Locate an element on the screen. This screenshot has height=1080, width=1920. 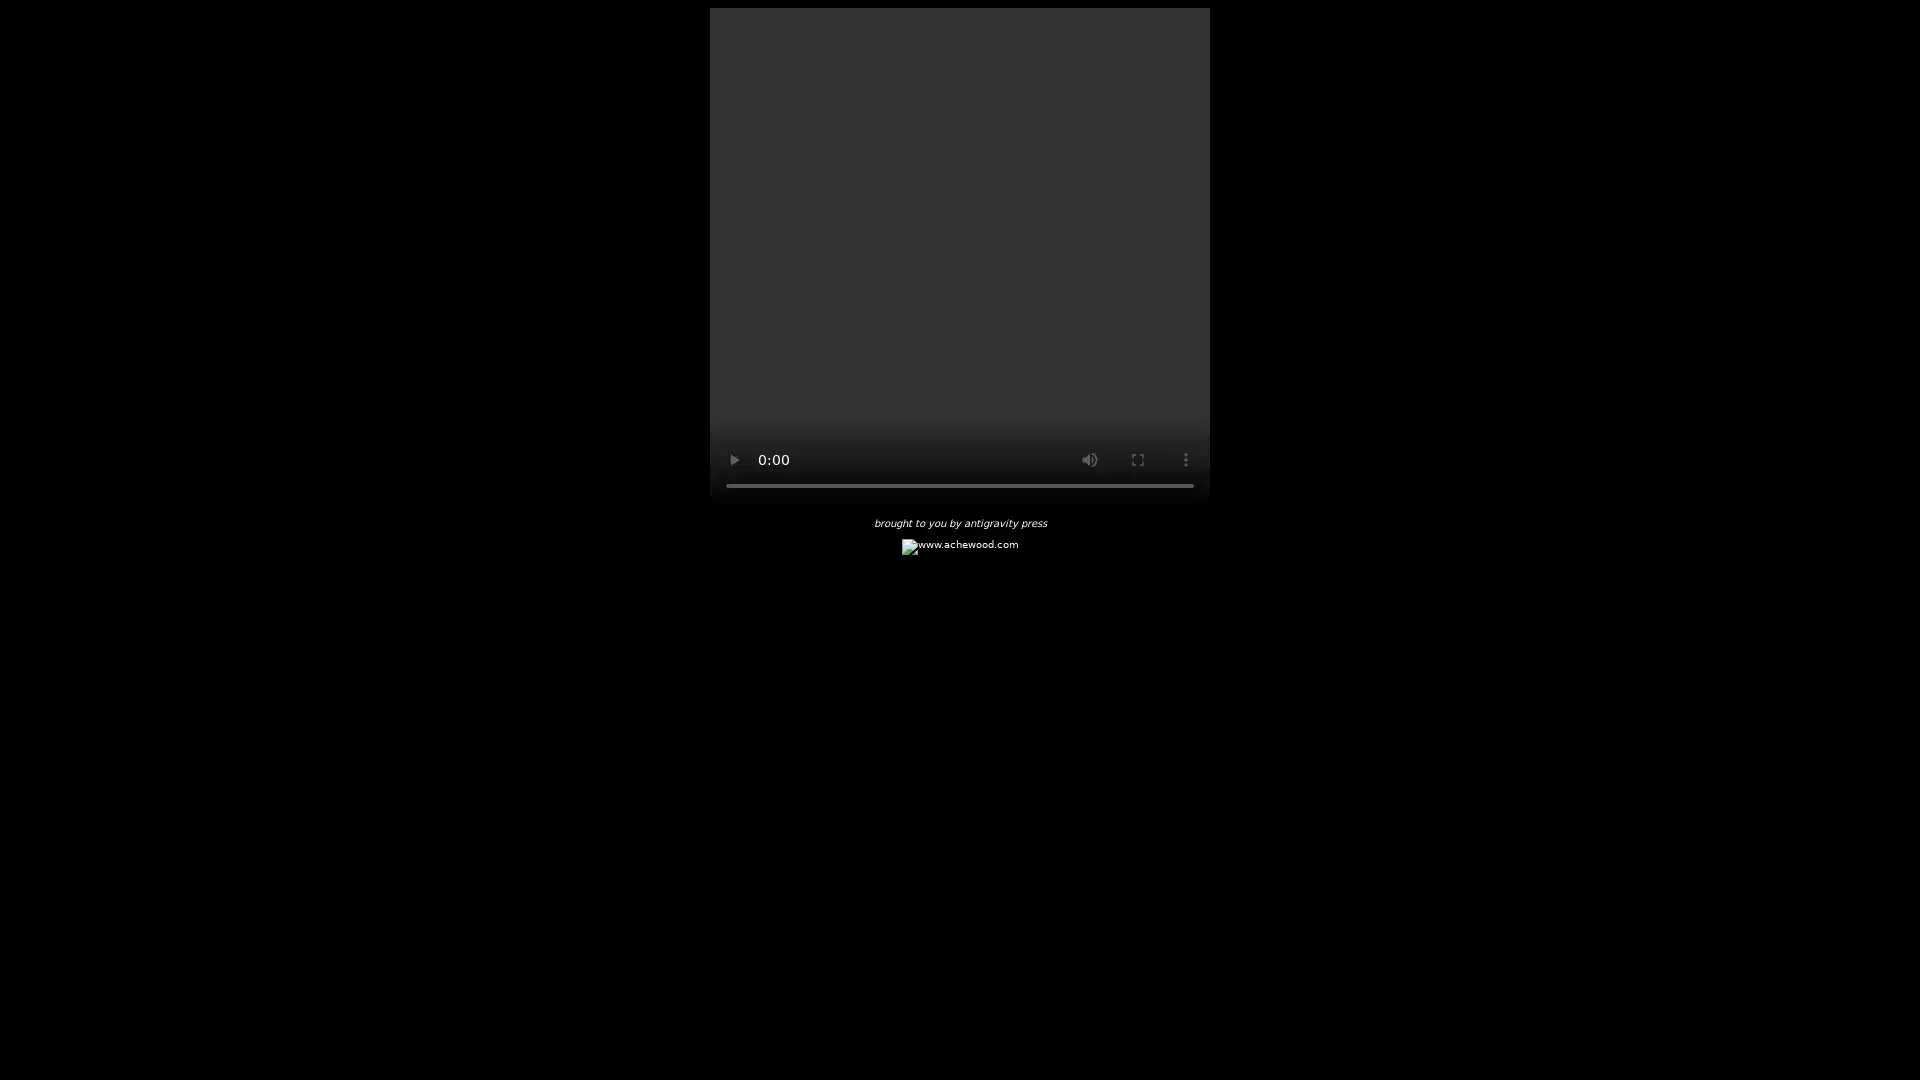
play is located at coordinates (733, 459).